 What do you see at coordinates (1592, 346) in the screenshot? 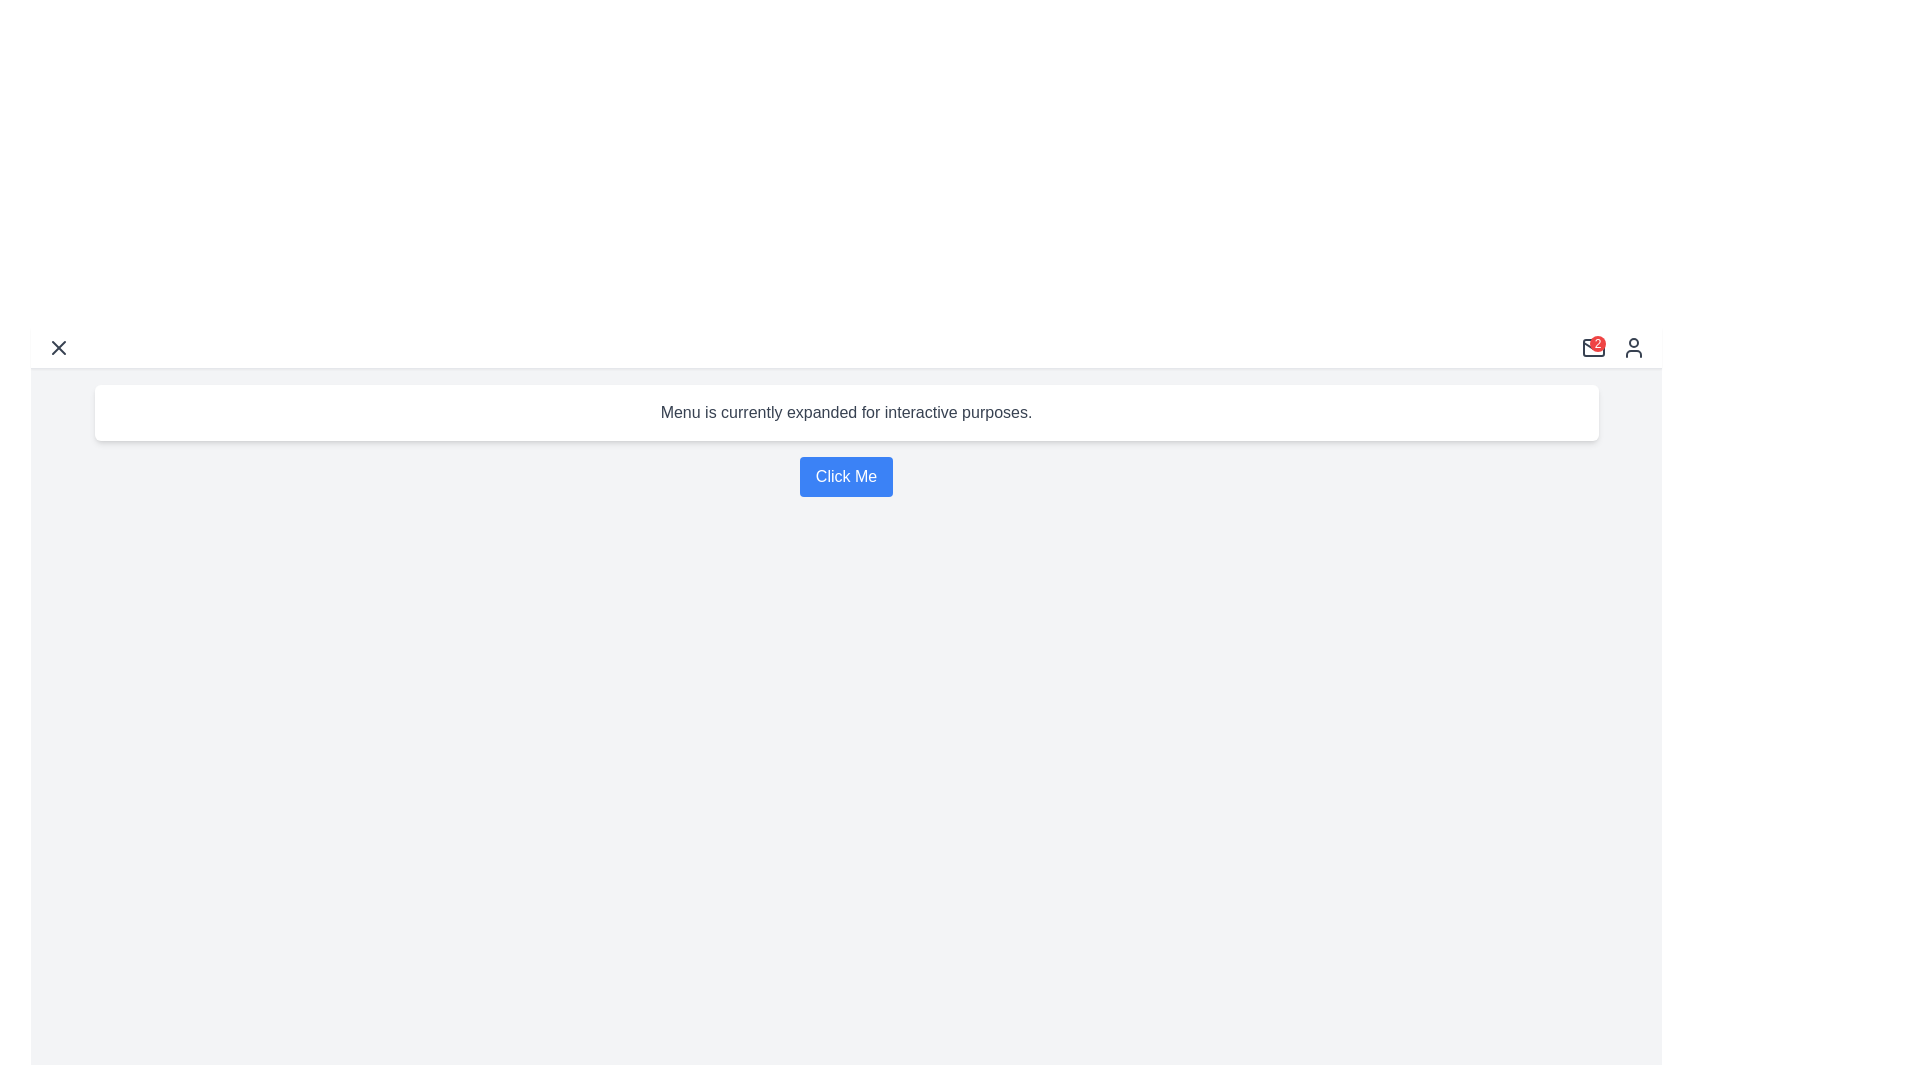
I see `the Notification Badge with a red circular background and the white number '2' centered inside it to interact with the notification` at bounding box center [1592, 346].